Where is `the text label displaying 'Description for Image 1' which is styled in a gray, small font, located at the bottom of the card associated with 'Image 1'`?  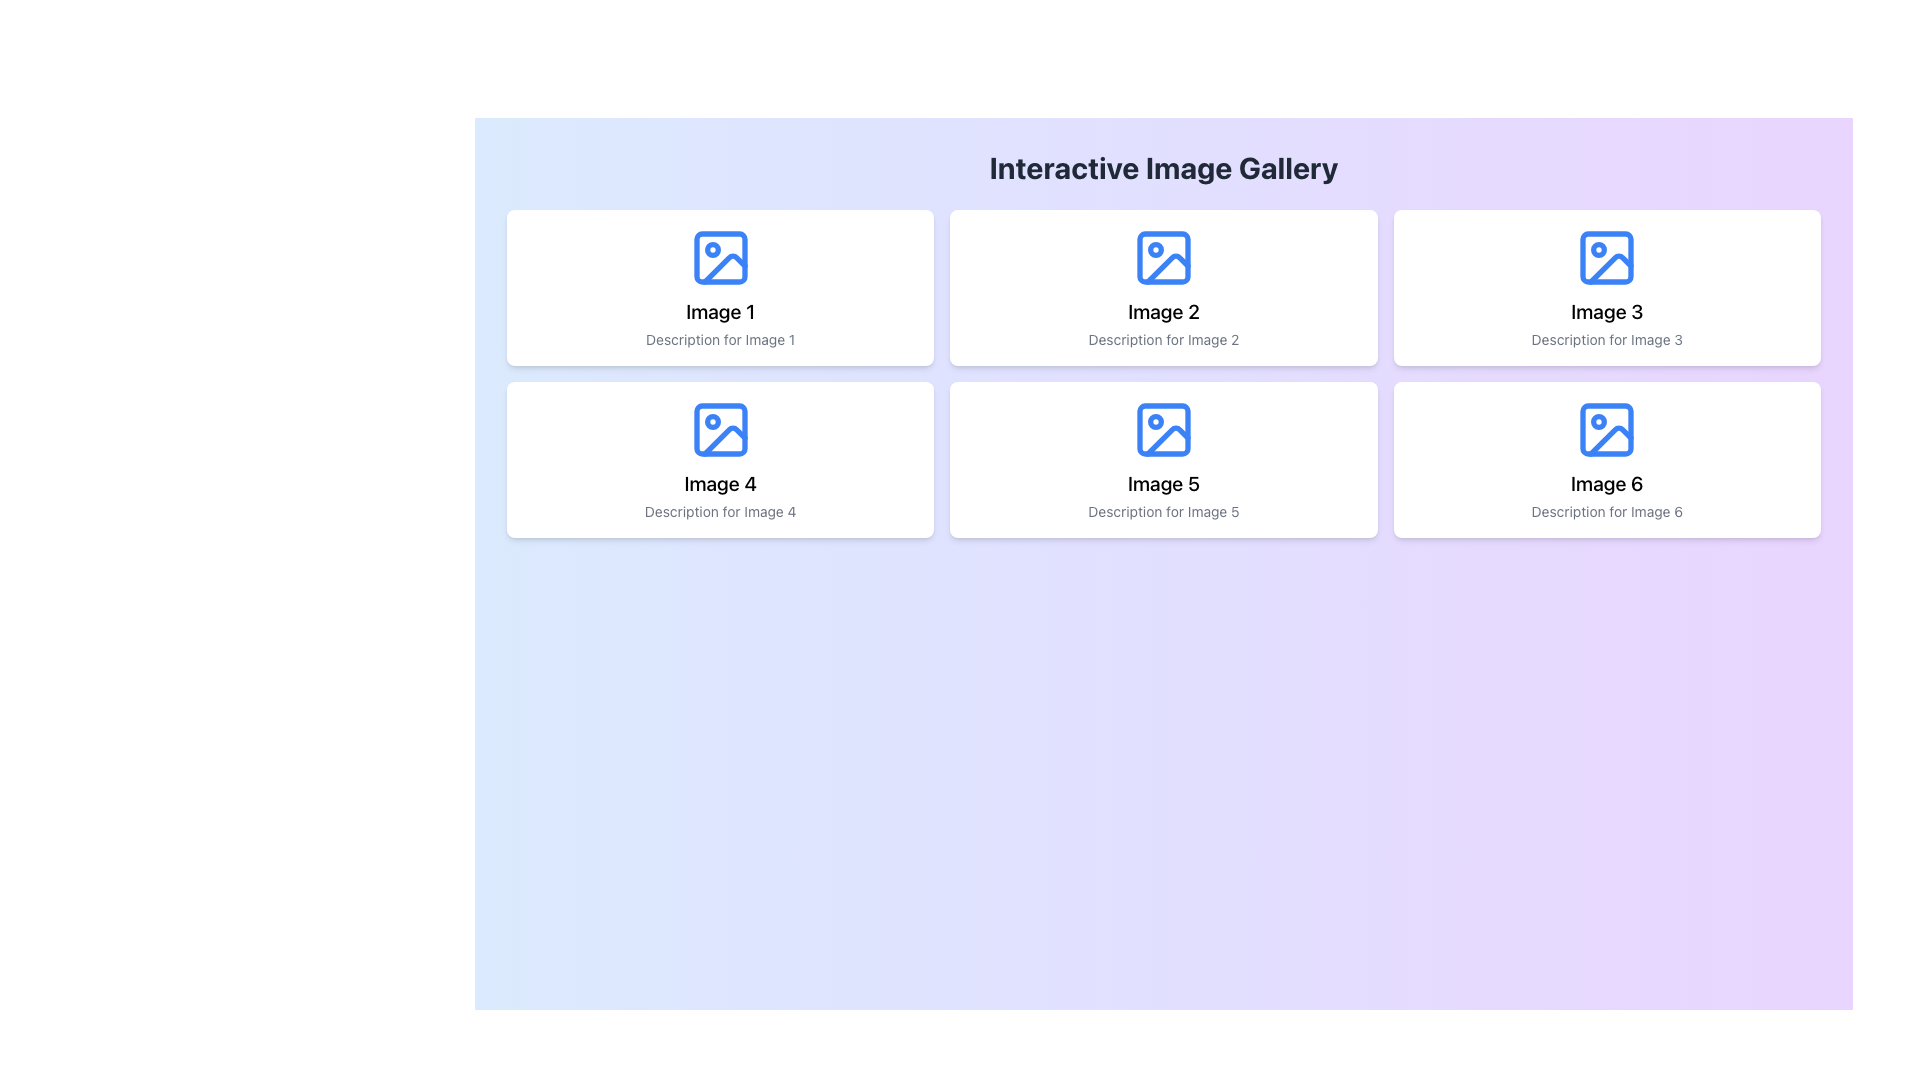 the text label displaying 'Description for Image 1' which is styled in a gray, small font, located at the bottom of the card associated with 'Image 1' is located at coordinates (720, 338).